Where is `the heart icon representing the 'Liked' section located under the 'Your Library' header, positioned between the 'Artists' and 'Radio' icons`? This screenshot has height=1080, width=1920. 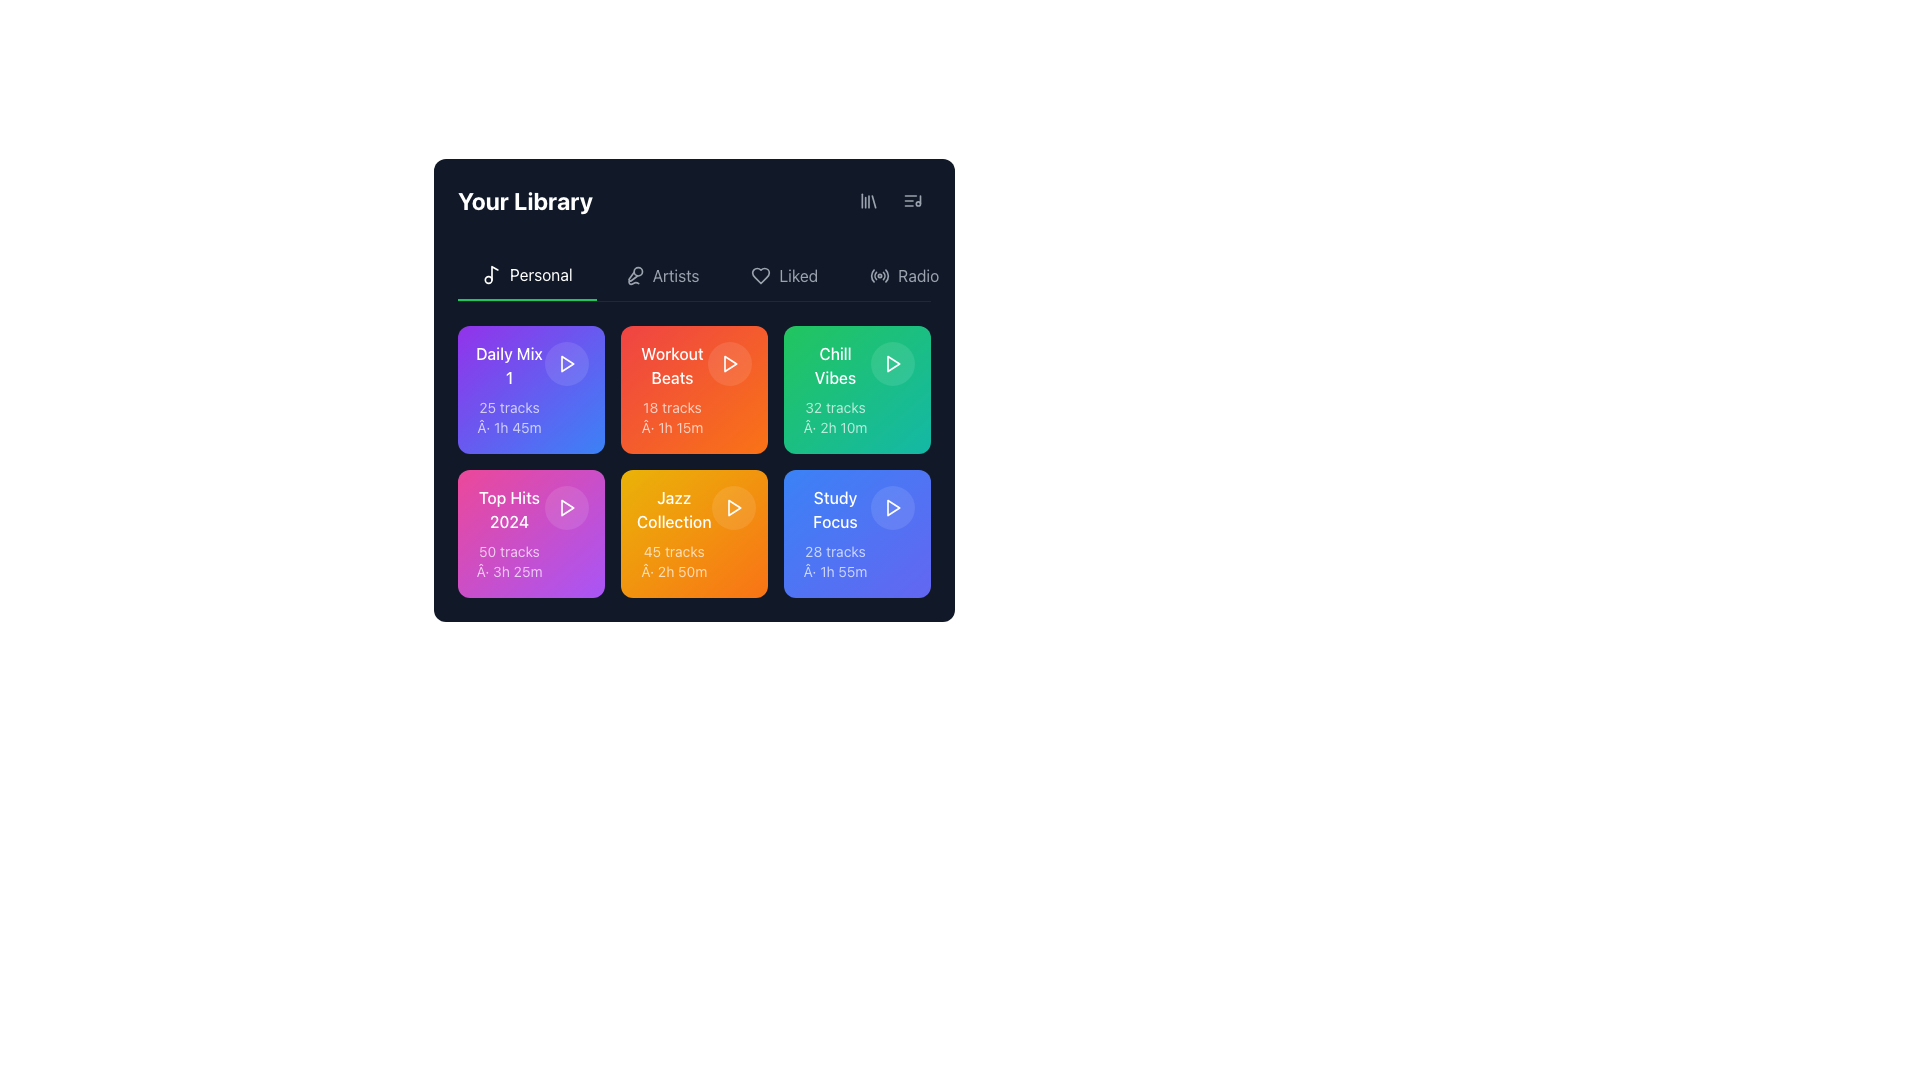
the heart icon representing the 'Liked' section located under the 'Your Library' header, positioned between the 'Artists' and 'Radio' icons is located at coordinates (760, 276).